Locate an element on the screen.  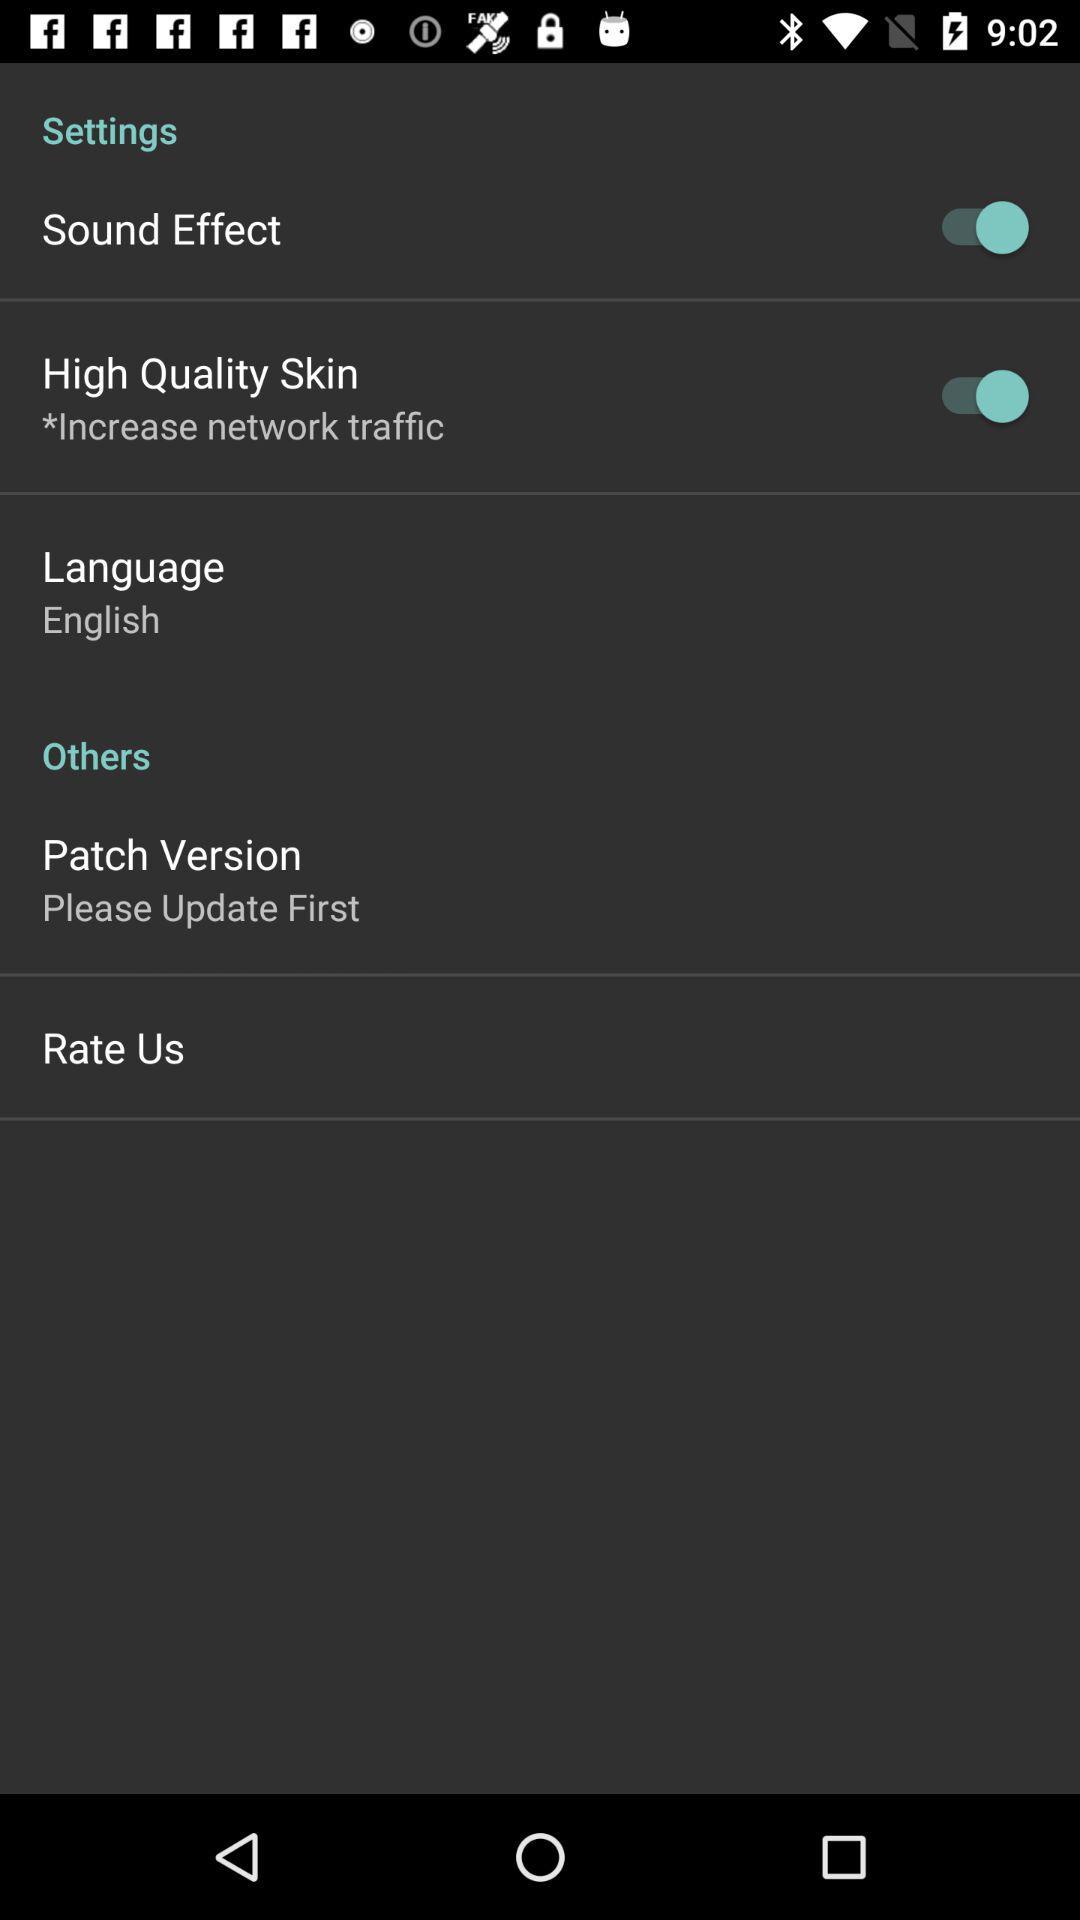
the item below settings is located at coordinates (160, 228).